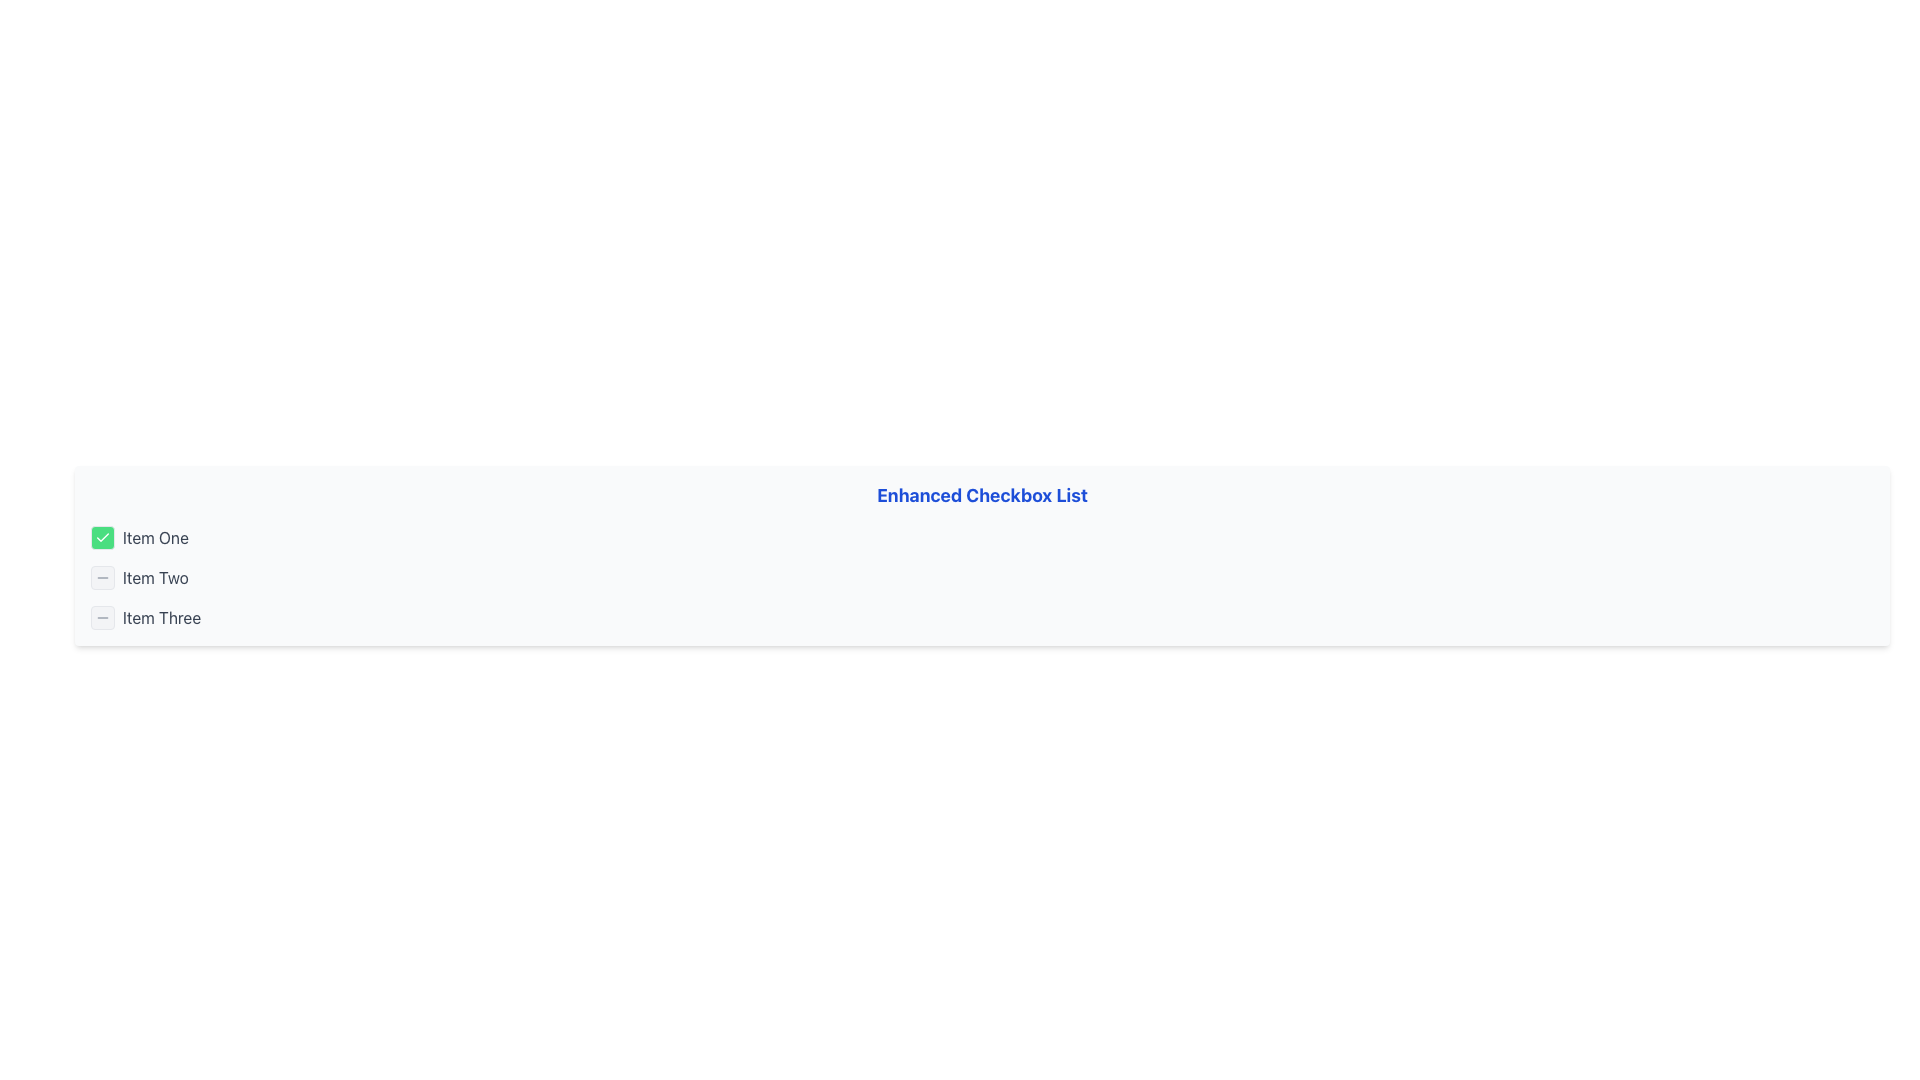  I want to click on the active Checkbox element located to the left of the text 'Item One', so click(101, 536).